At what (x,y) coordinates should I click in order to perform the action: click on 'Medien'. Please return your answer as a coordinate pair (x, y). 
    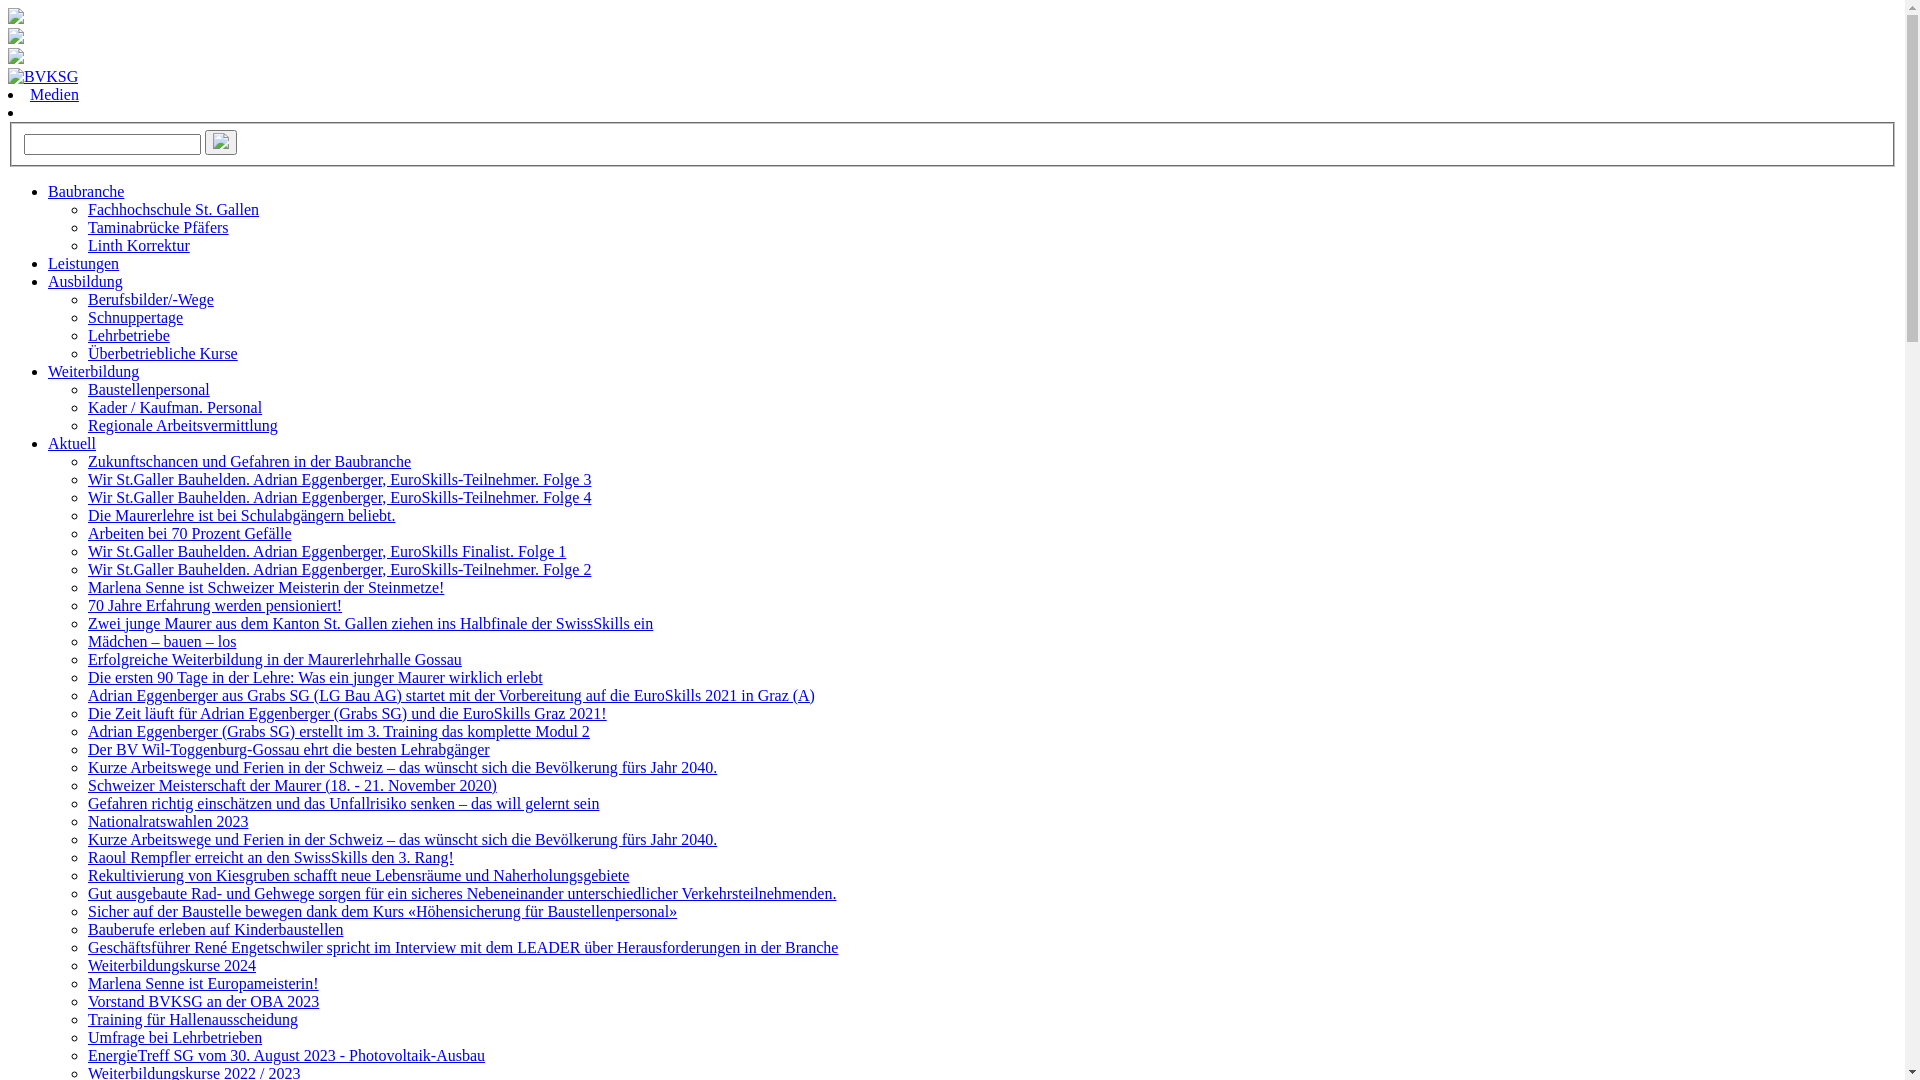
    Looking at the image, I should click on (29, 94).